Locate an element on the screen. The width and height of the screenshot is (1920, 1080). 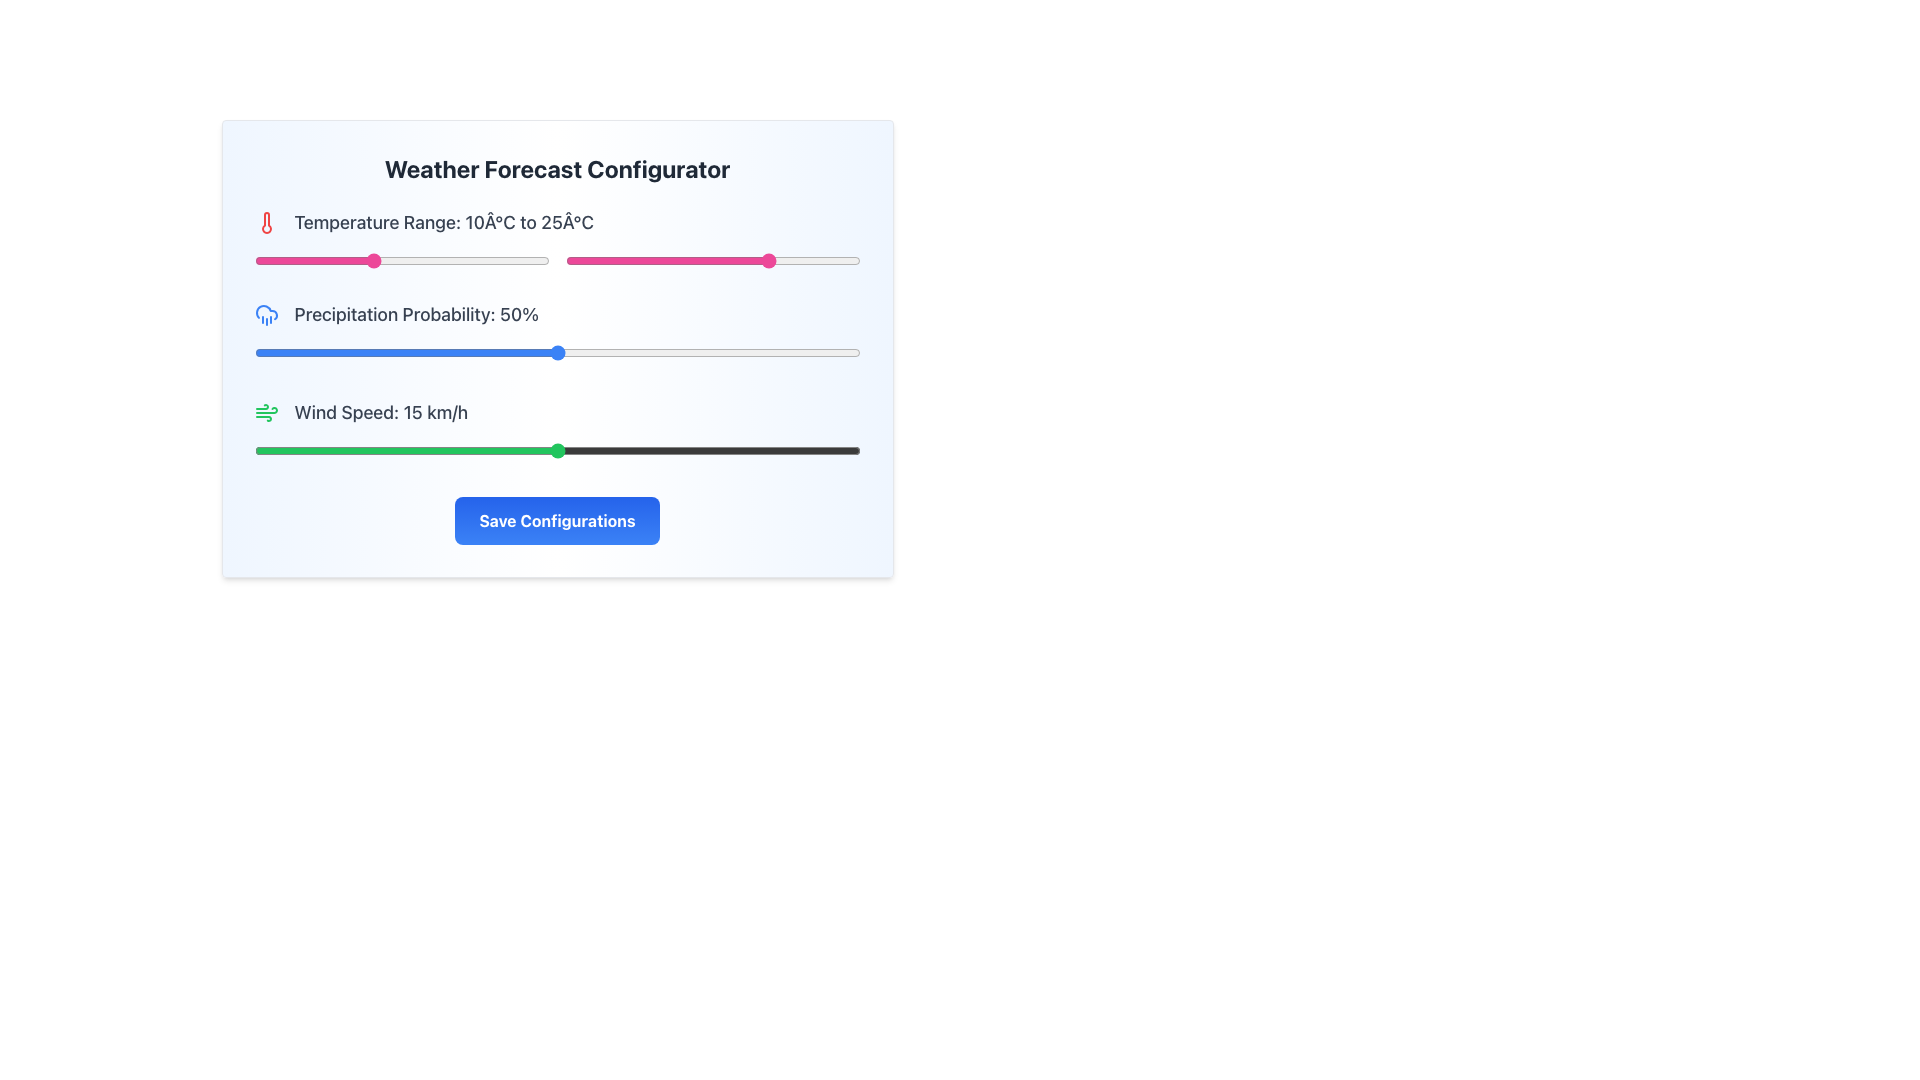
the wind speed is located at coordinates (455, 451).